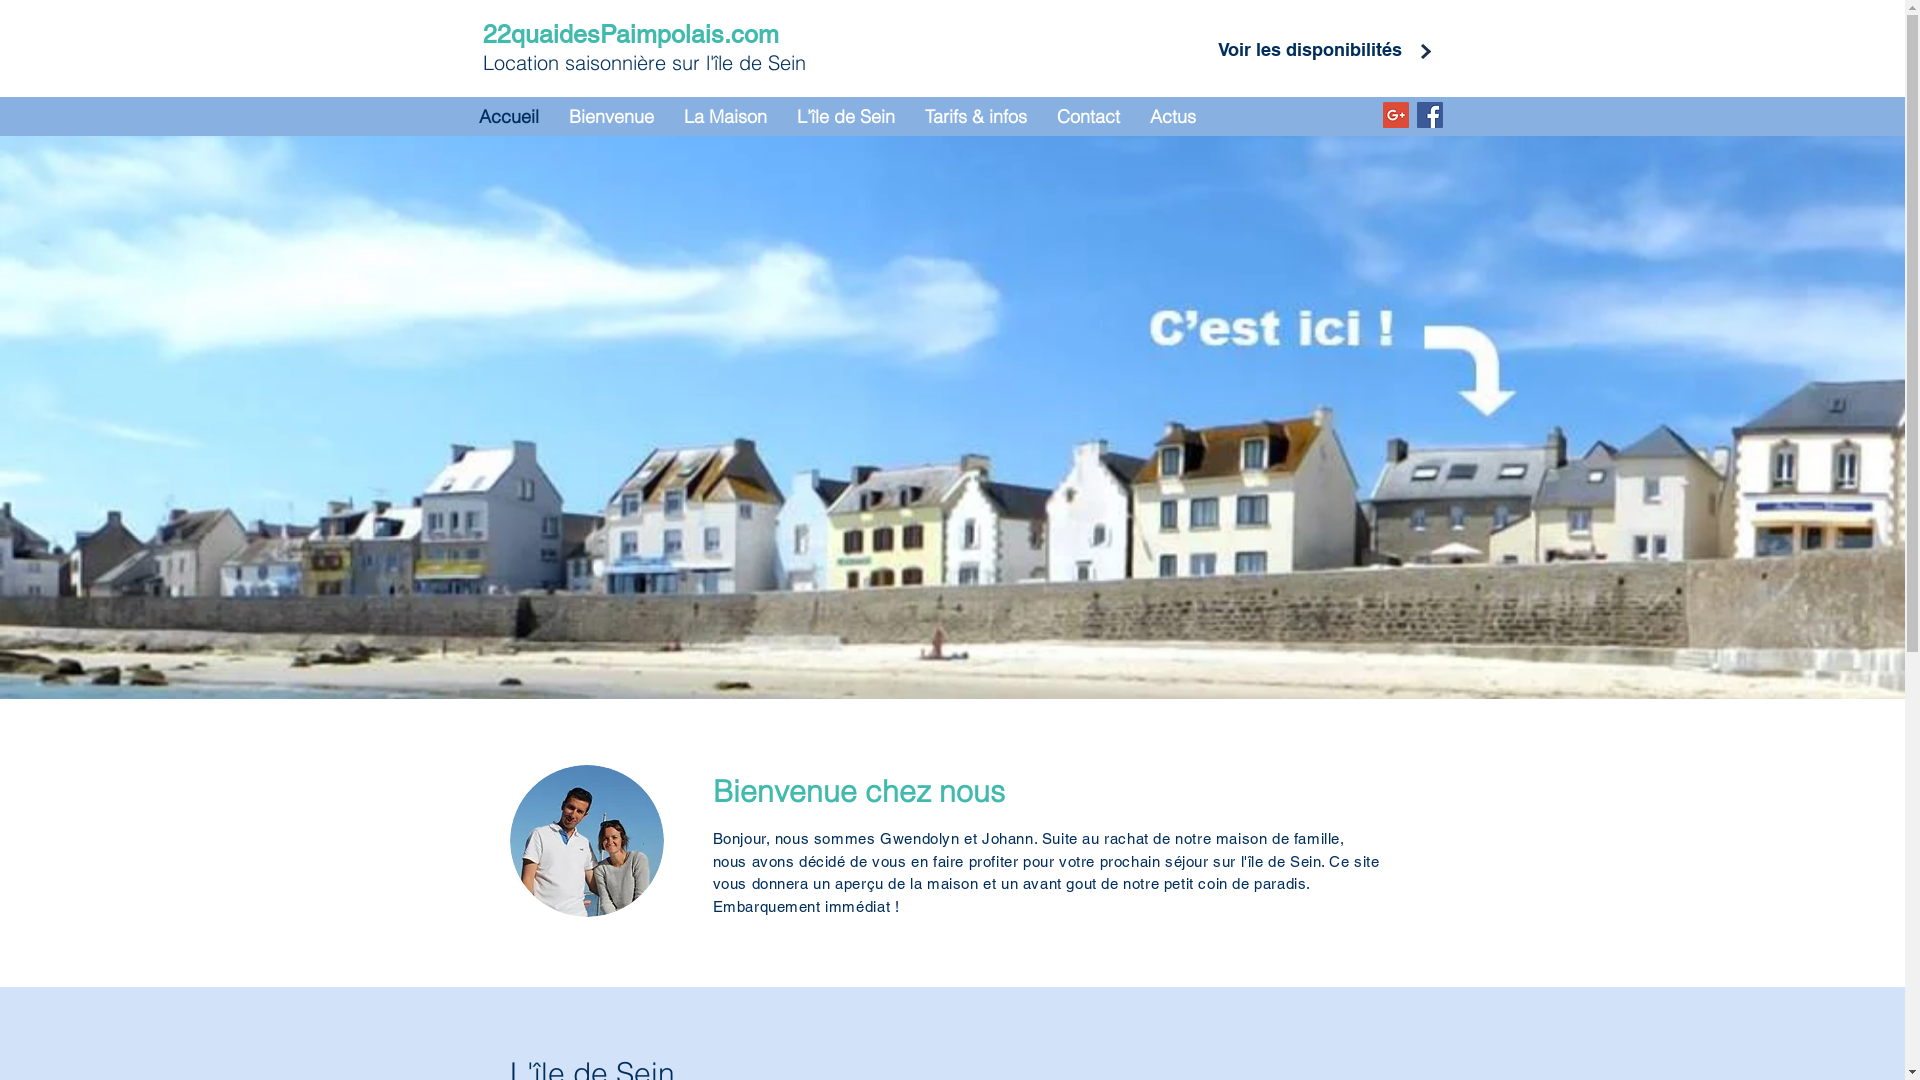 This screenshot has width=1920, height=1080. Describe the element at coordinates (1171, 116) in the screenshot. I see `'Actus'` at that location.